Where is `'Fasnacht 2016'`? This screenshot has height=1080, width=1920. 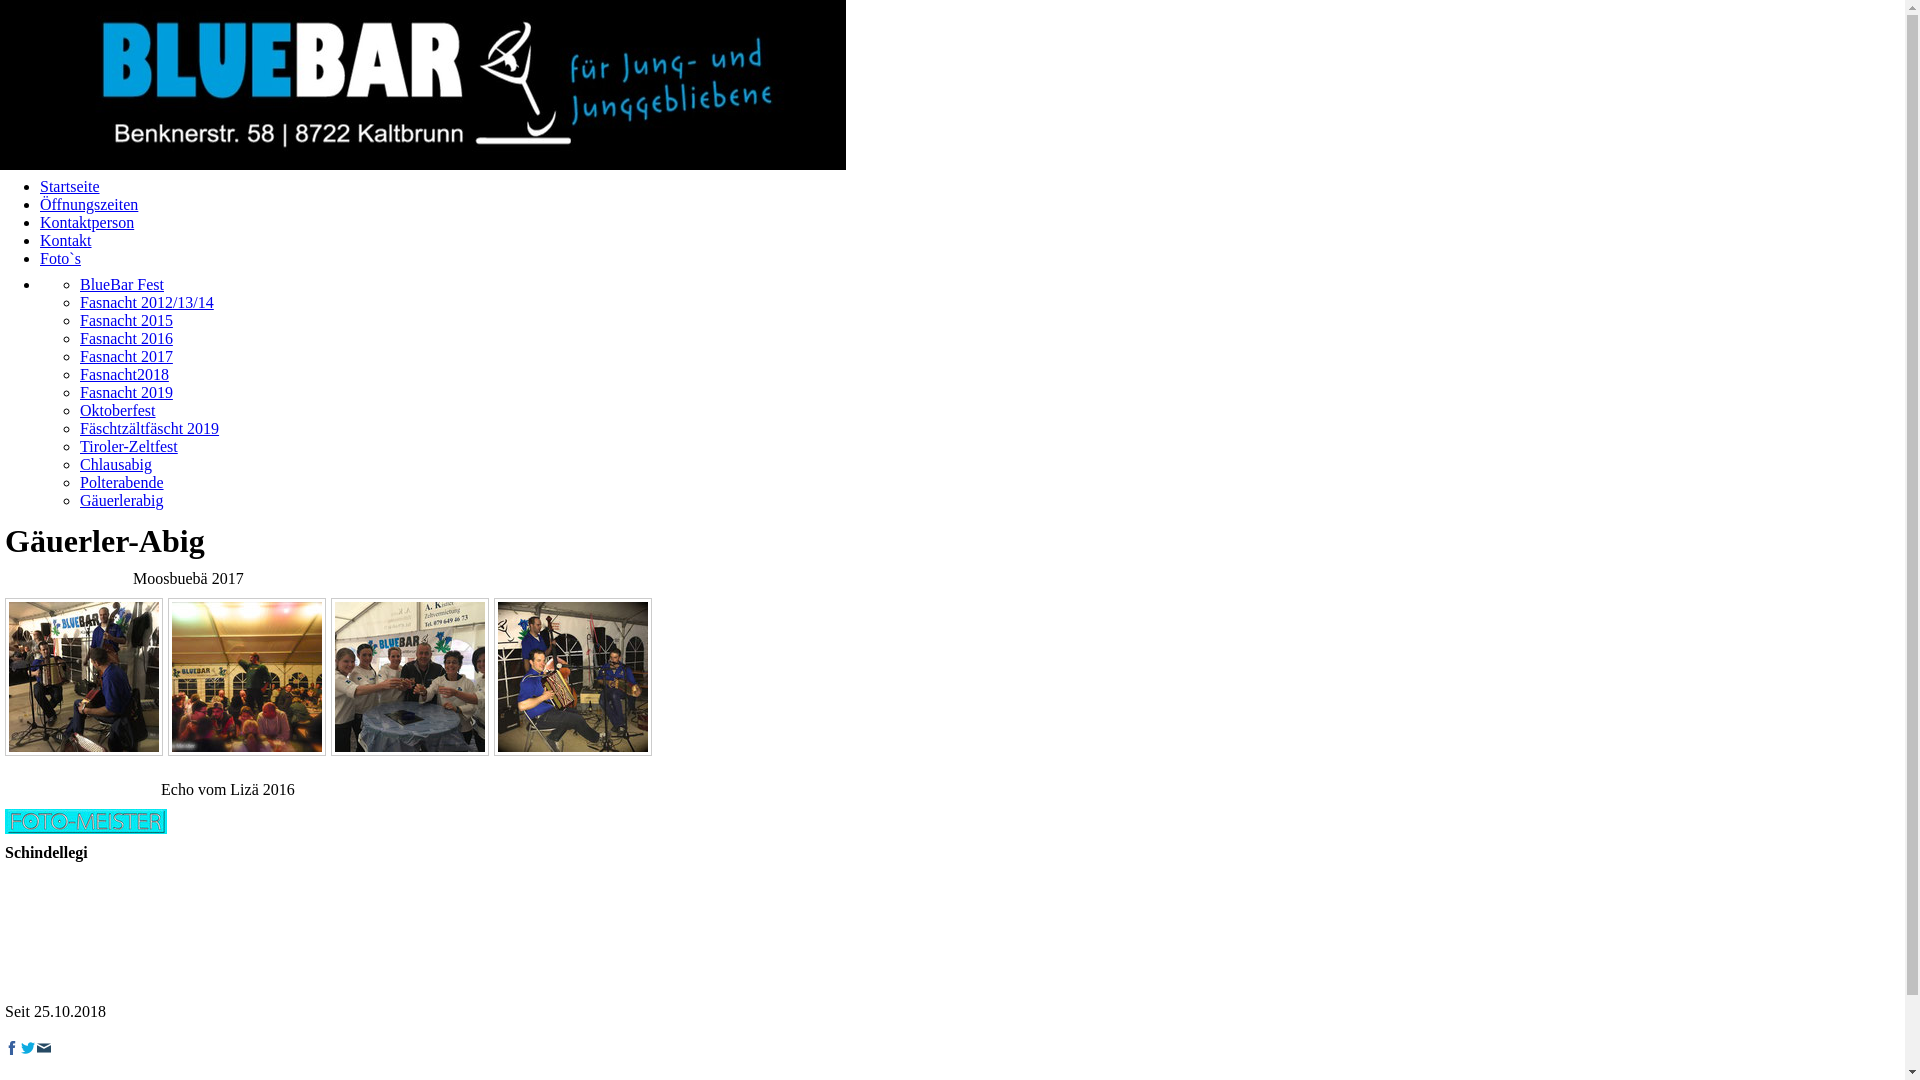 'Fasnacht 2016' is located at coordinates (80, 337).